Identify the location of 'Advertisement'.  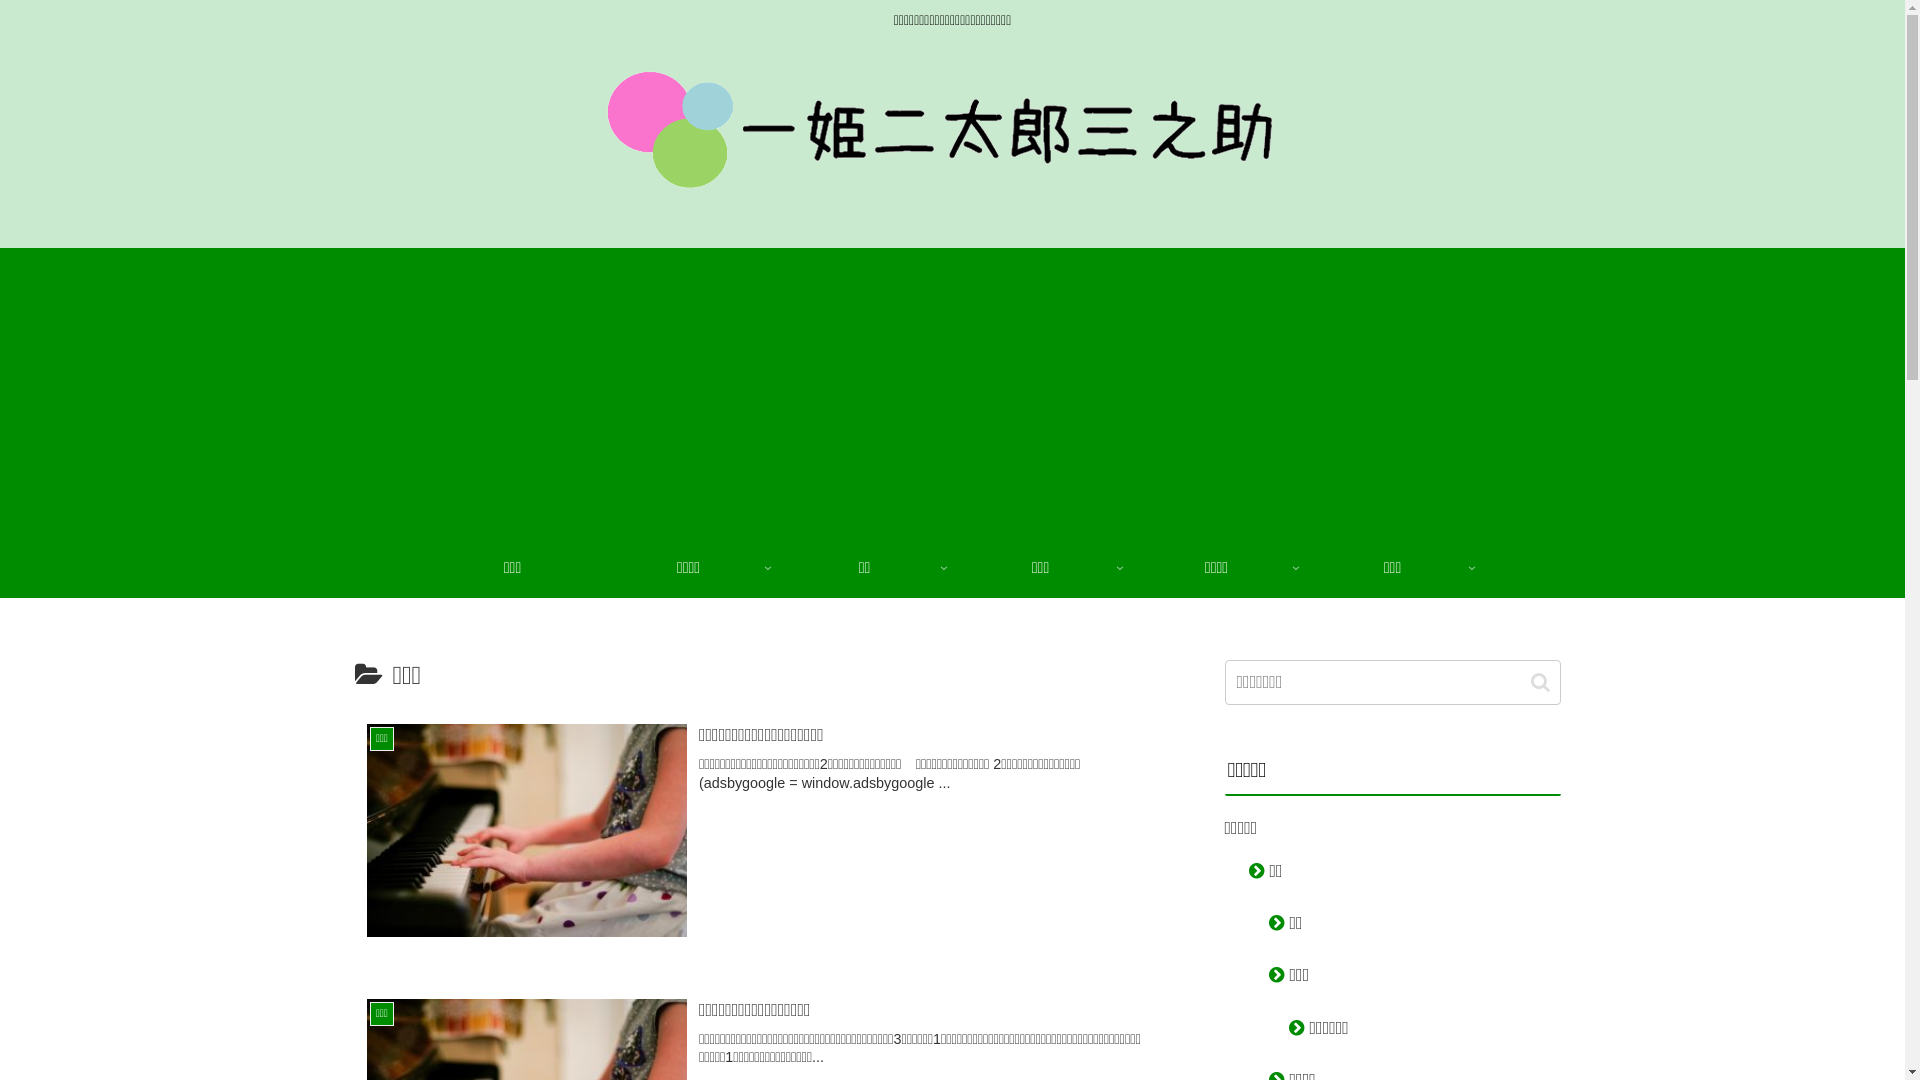
(950, 388).